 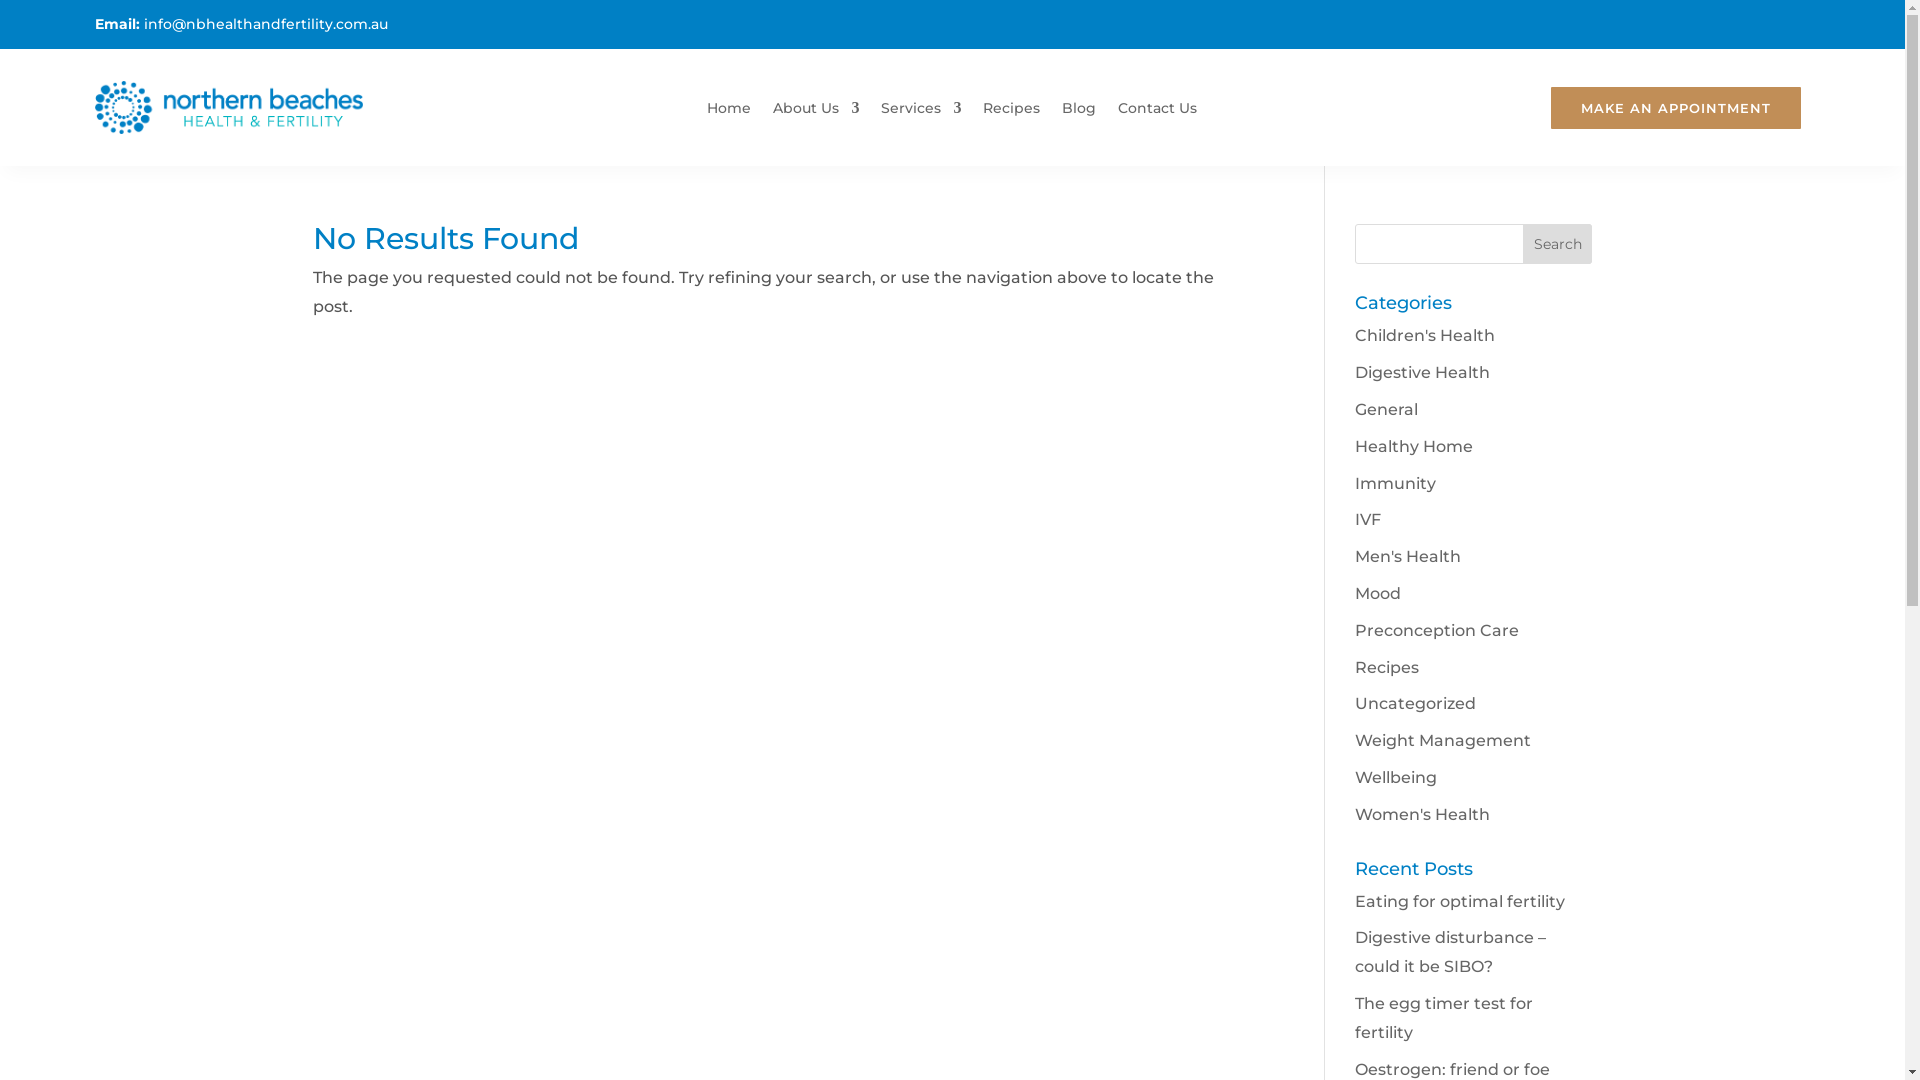 I want to click on 'Healthy Home', so click(x=1413, y=445).